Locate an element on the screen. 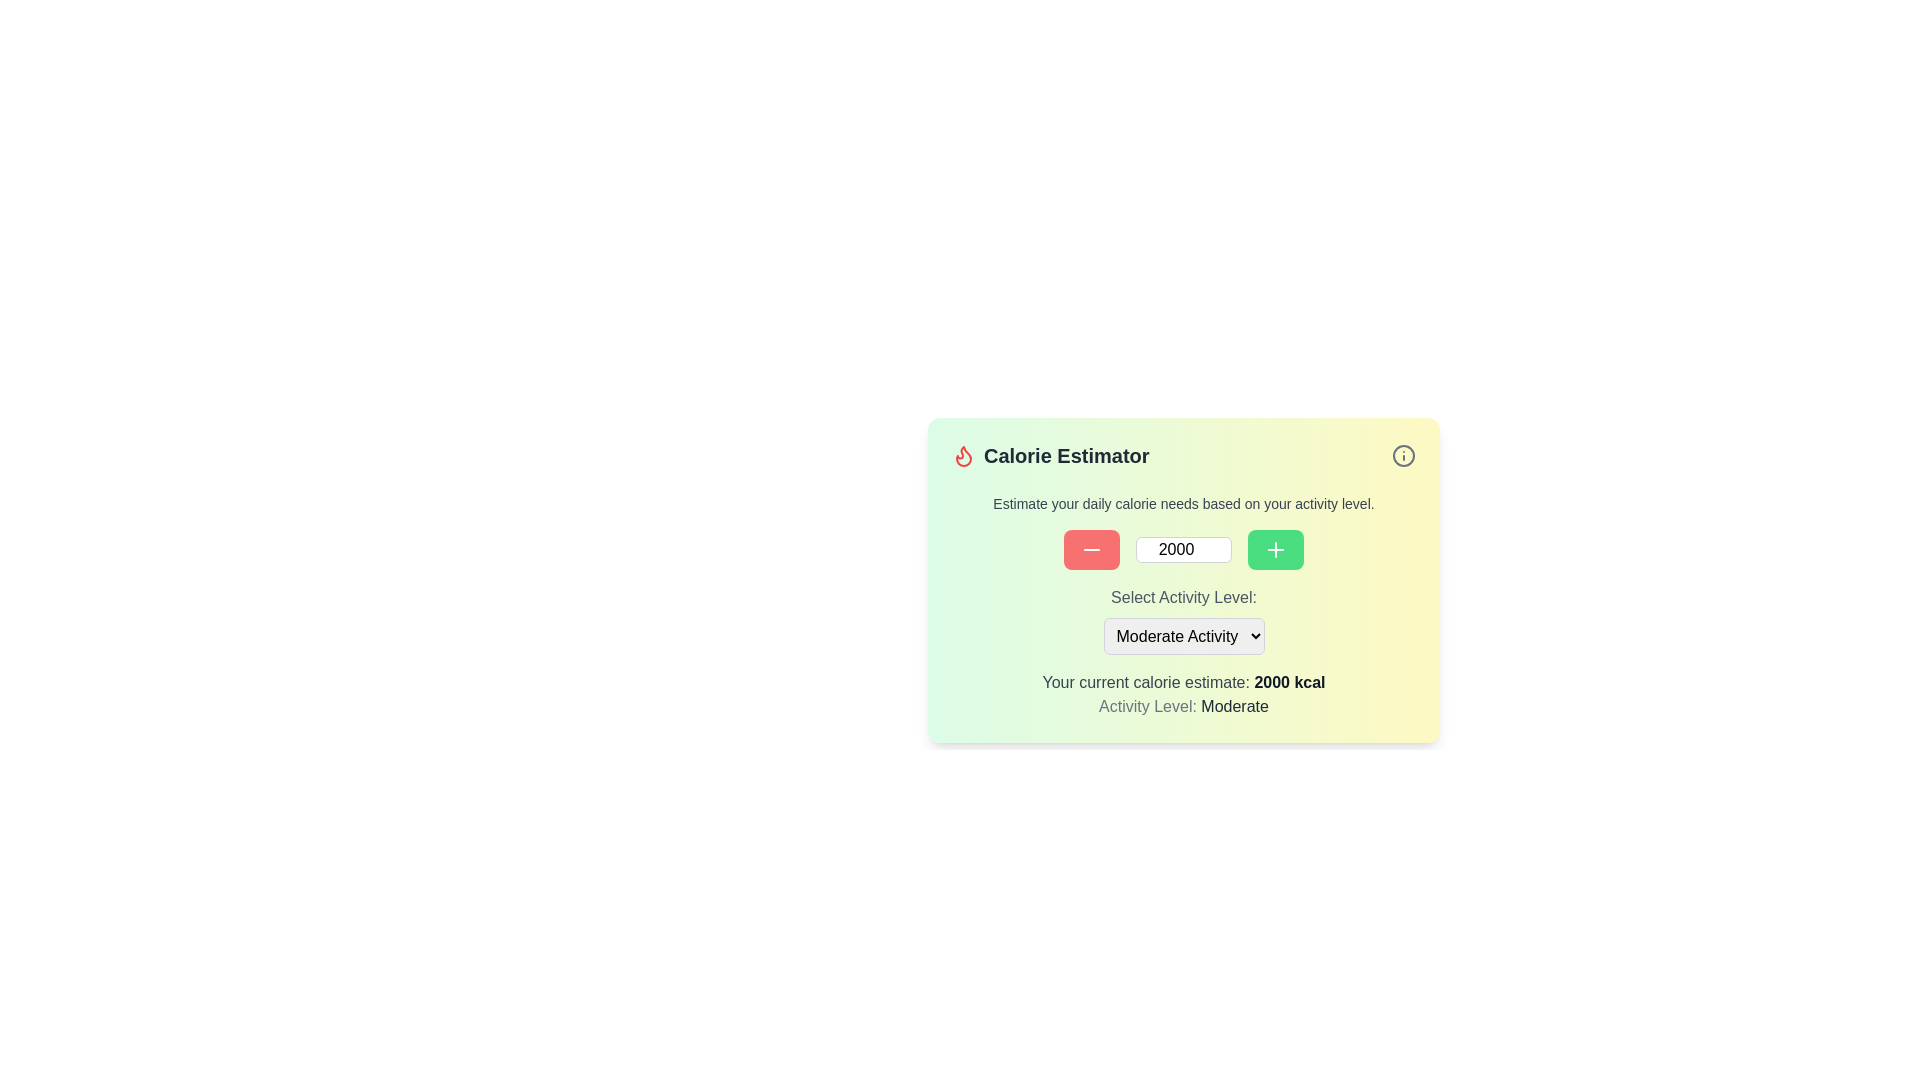  the text element displaying '2000 kcal', which is bold and dark gray, located at the bottom of a card-like UI component on a pale yellow-green gradient background is located at coordinates (1290, 681).